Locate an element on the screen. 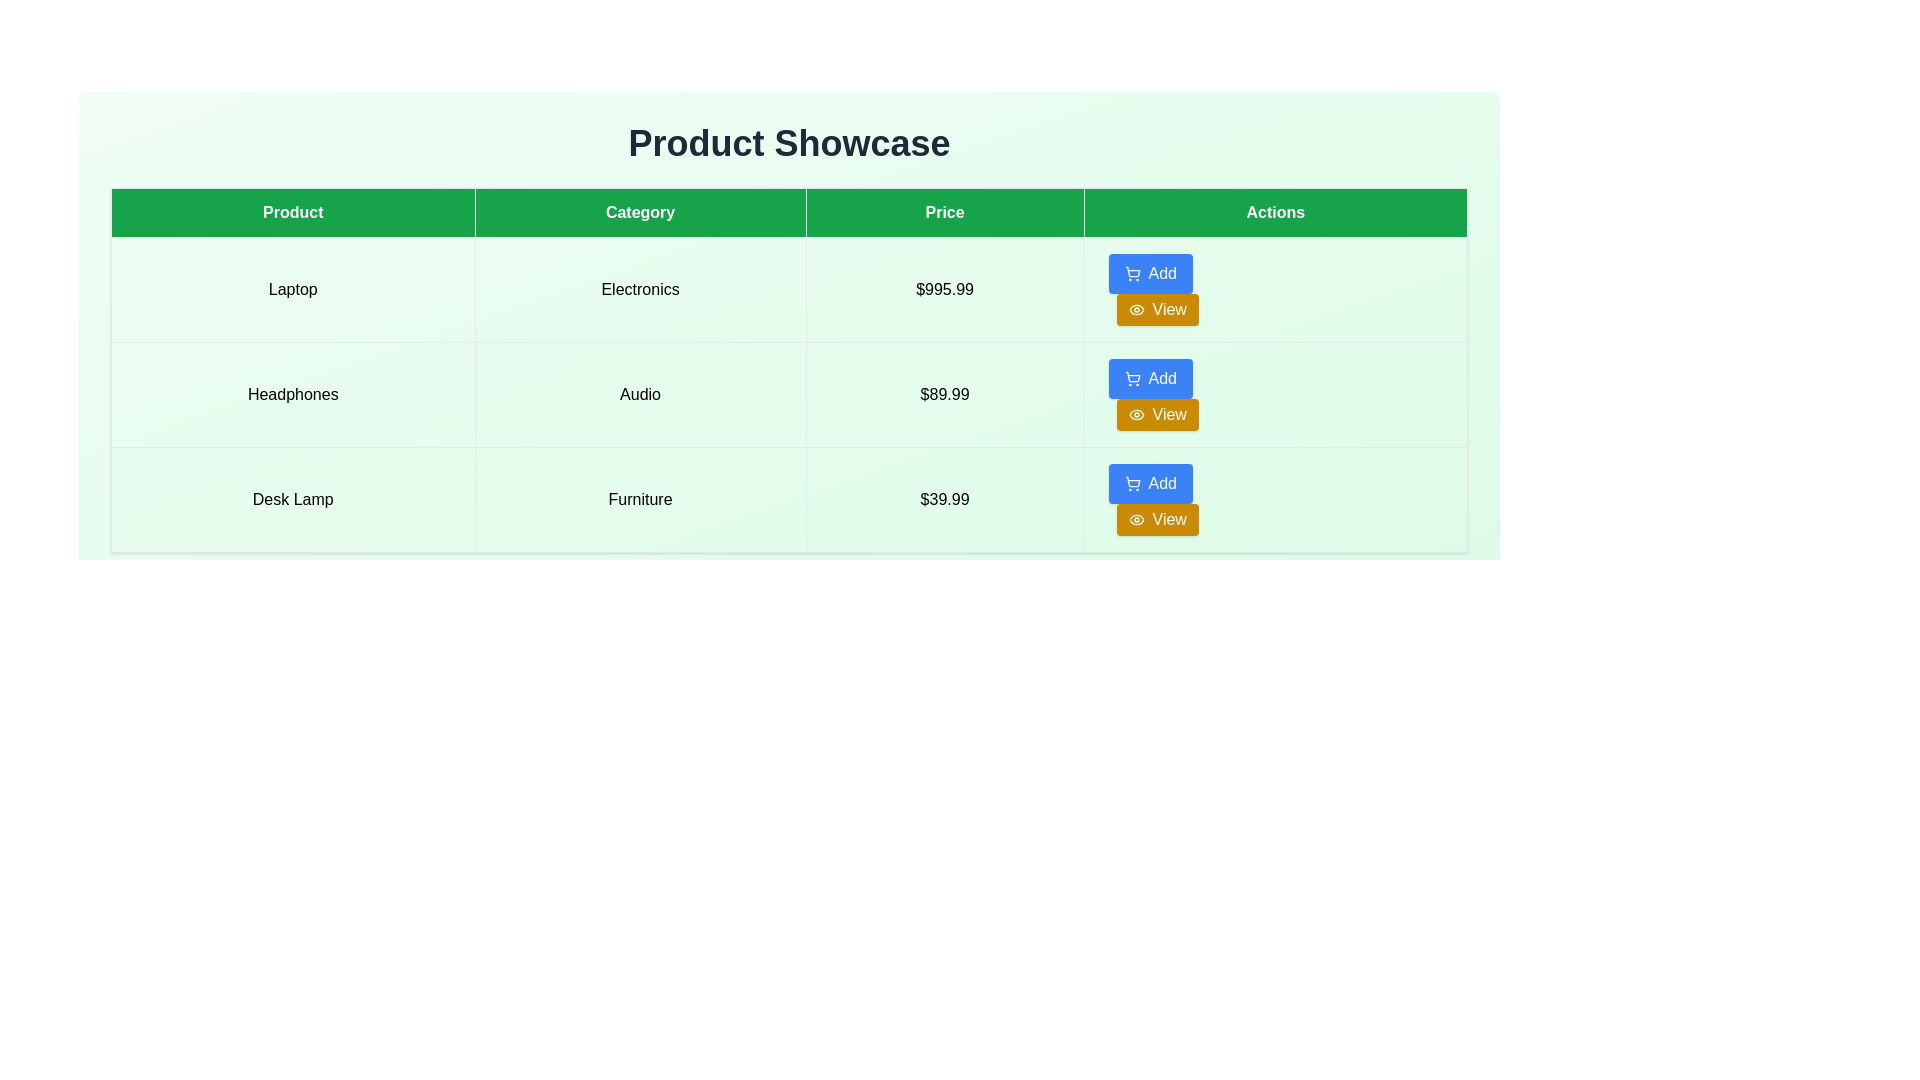  the table header cell that serves as the header for the product categories column, located between the 'Product' and 'Price' cells is located at coordinates (640, 212).